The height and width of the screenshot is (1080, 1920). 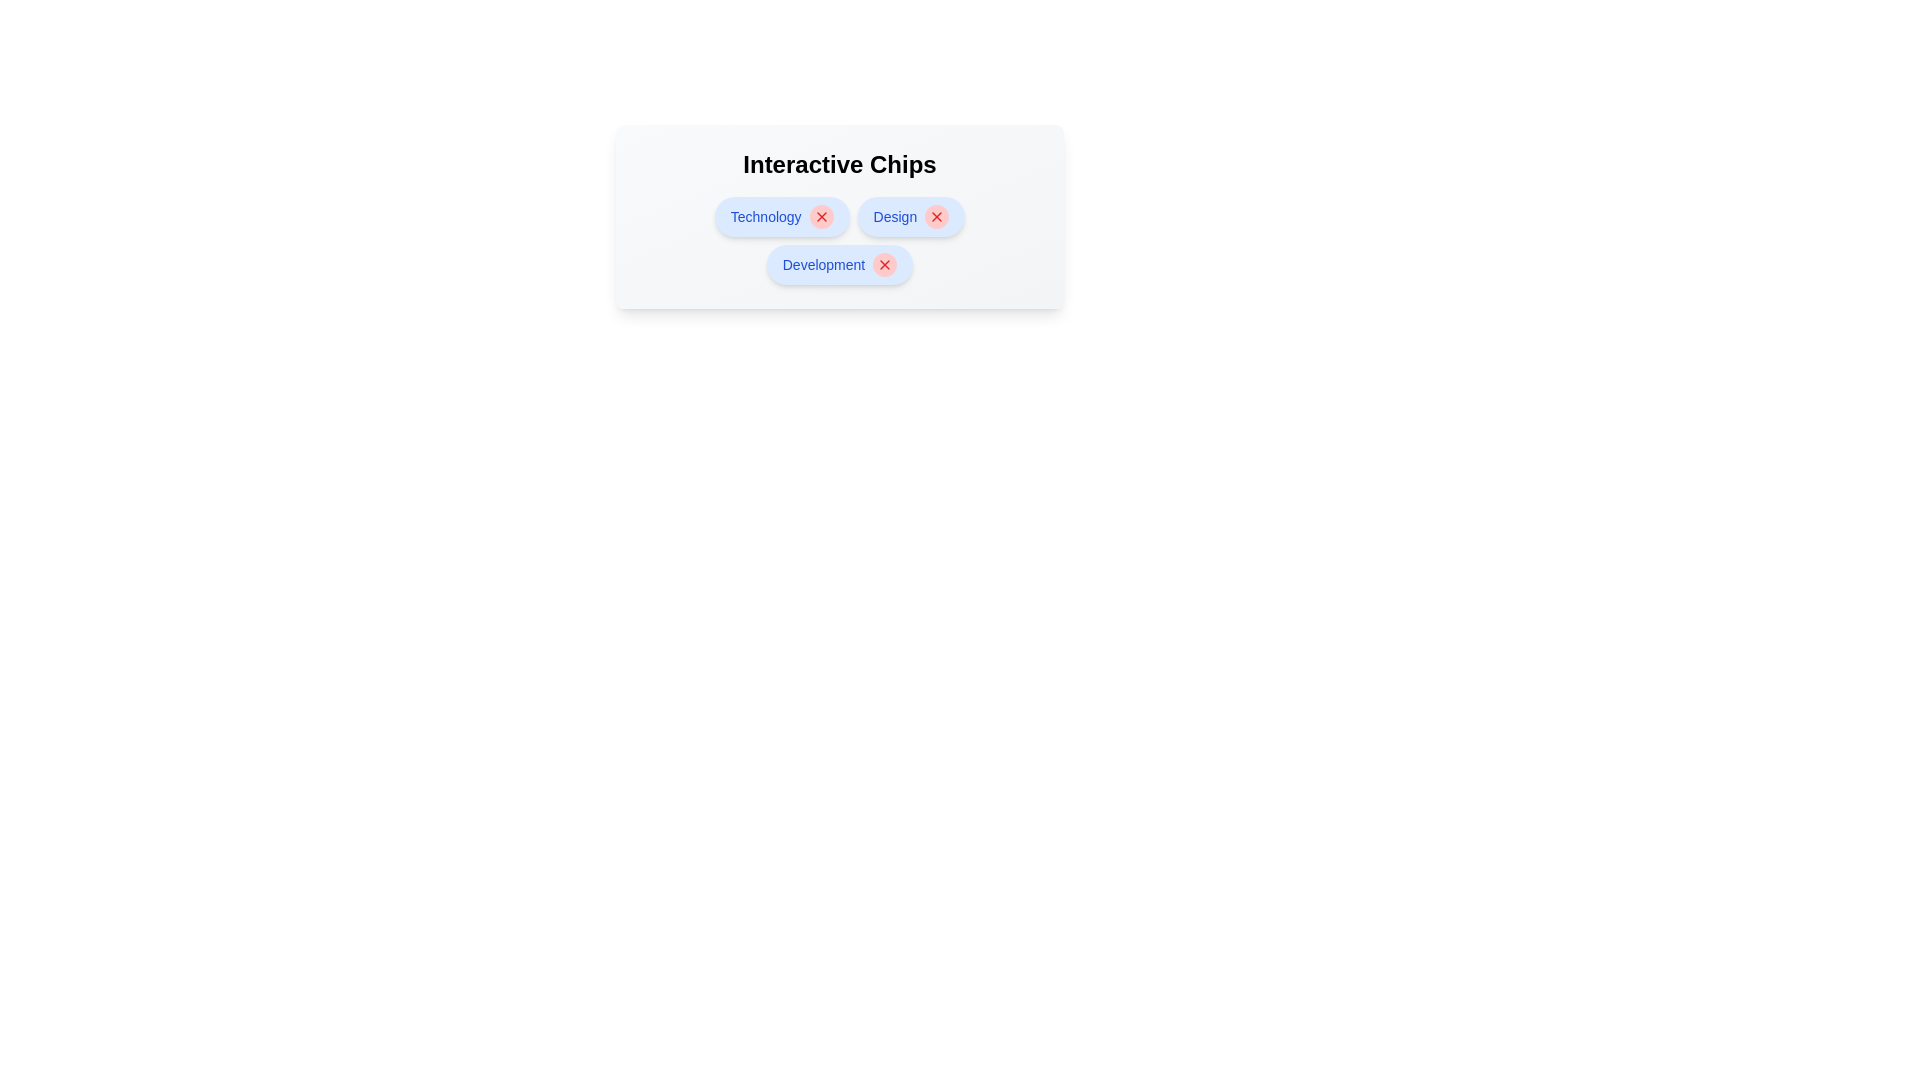 What do you see at coordinates (910, 216) in the screenshot?
I see `the chip labeled 'Design' to view its hover effect` at bounding box center [910, 216].